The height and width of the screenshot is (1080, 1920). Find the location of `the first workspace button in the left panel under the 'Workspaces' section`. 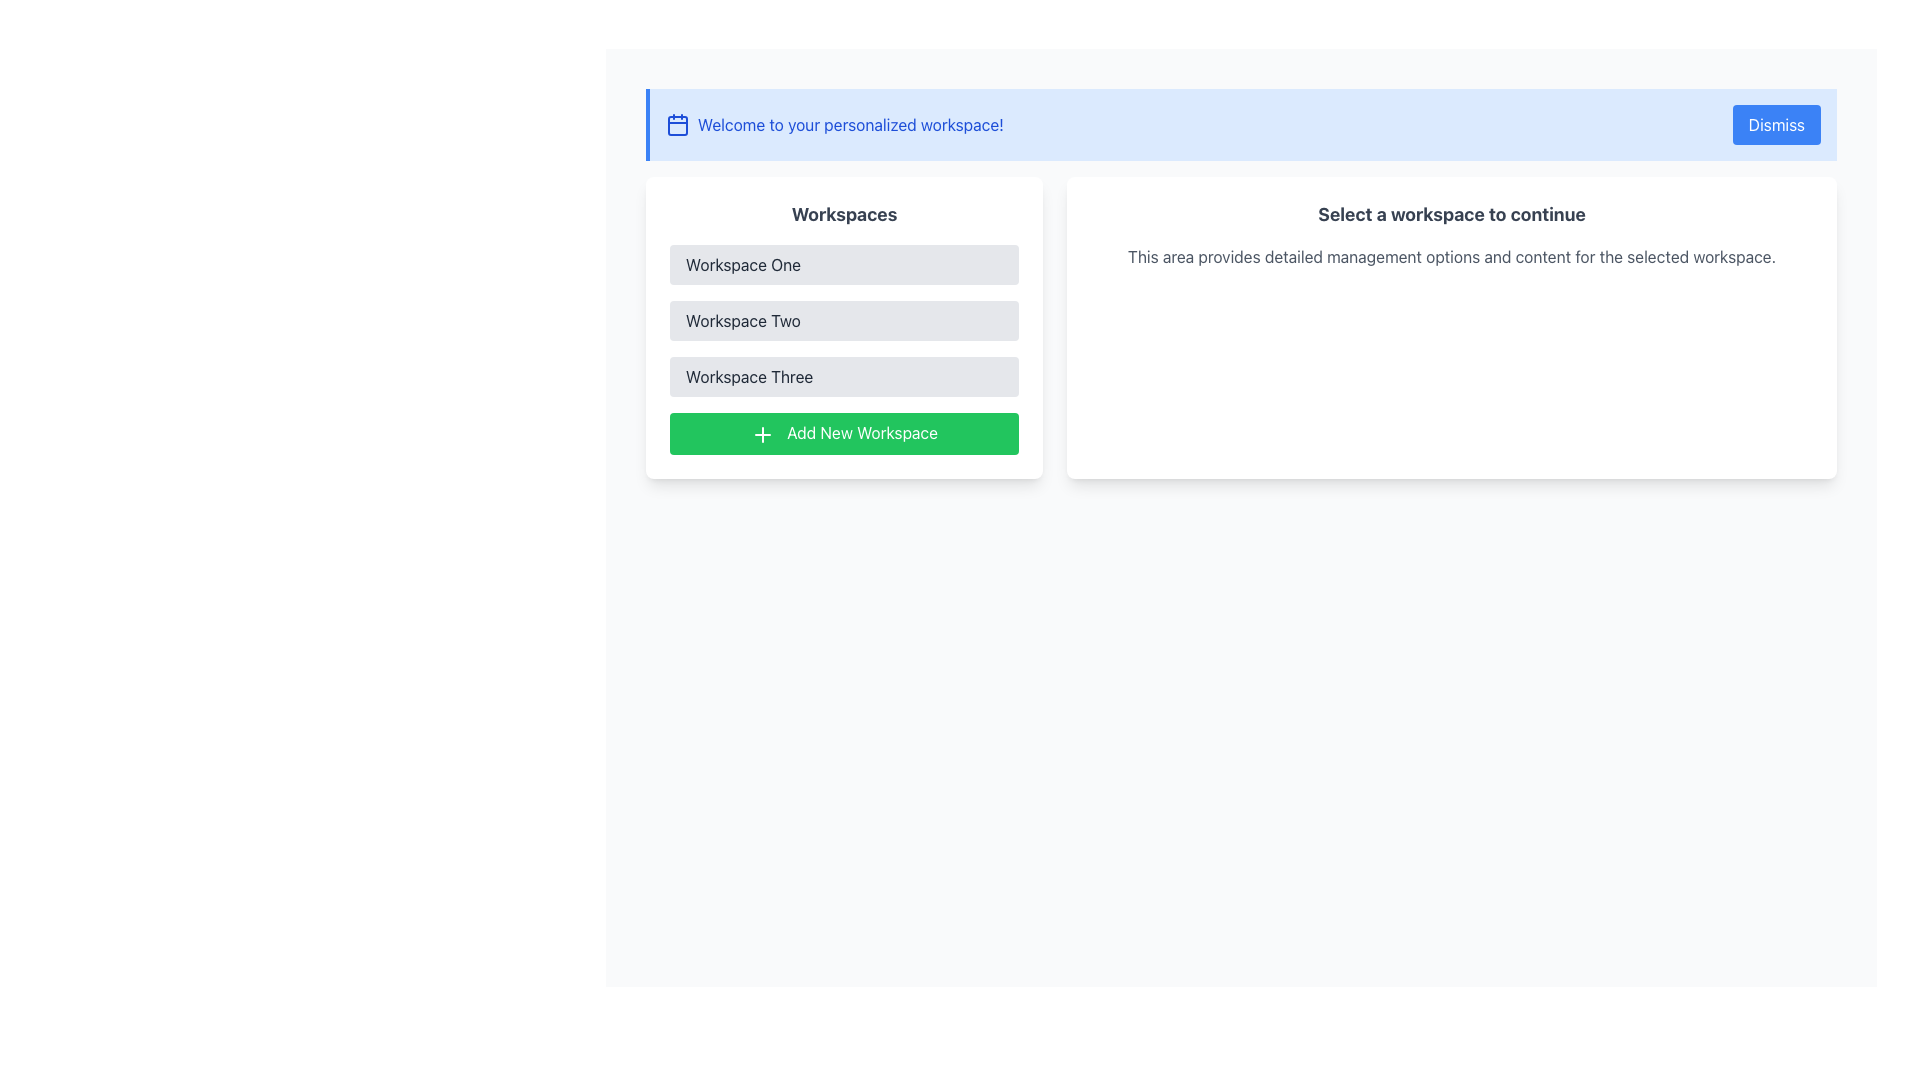

the first workspace button in the left panel under the 'Workspaces' section is located at coordinates (844, 264).